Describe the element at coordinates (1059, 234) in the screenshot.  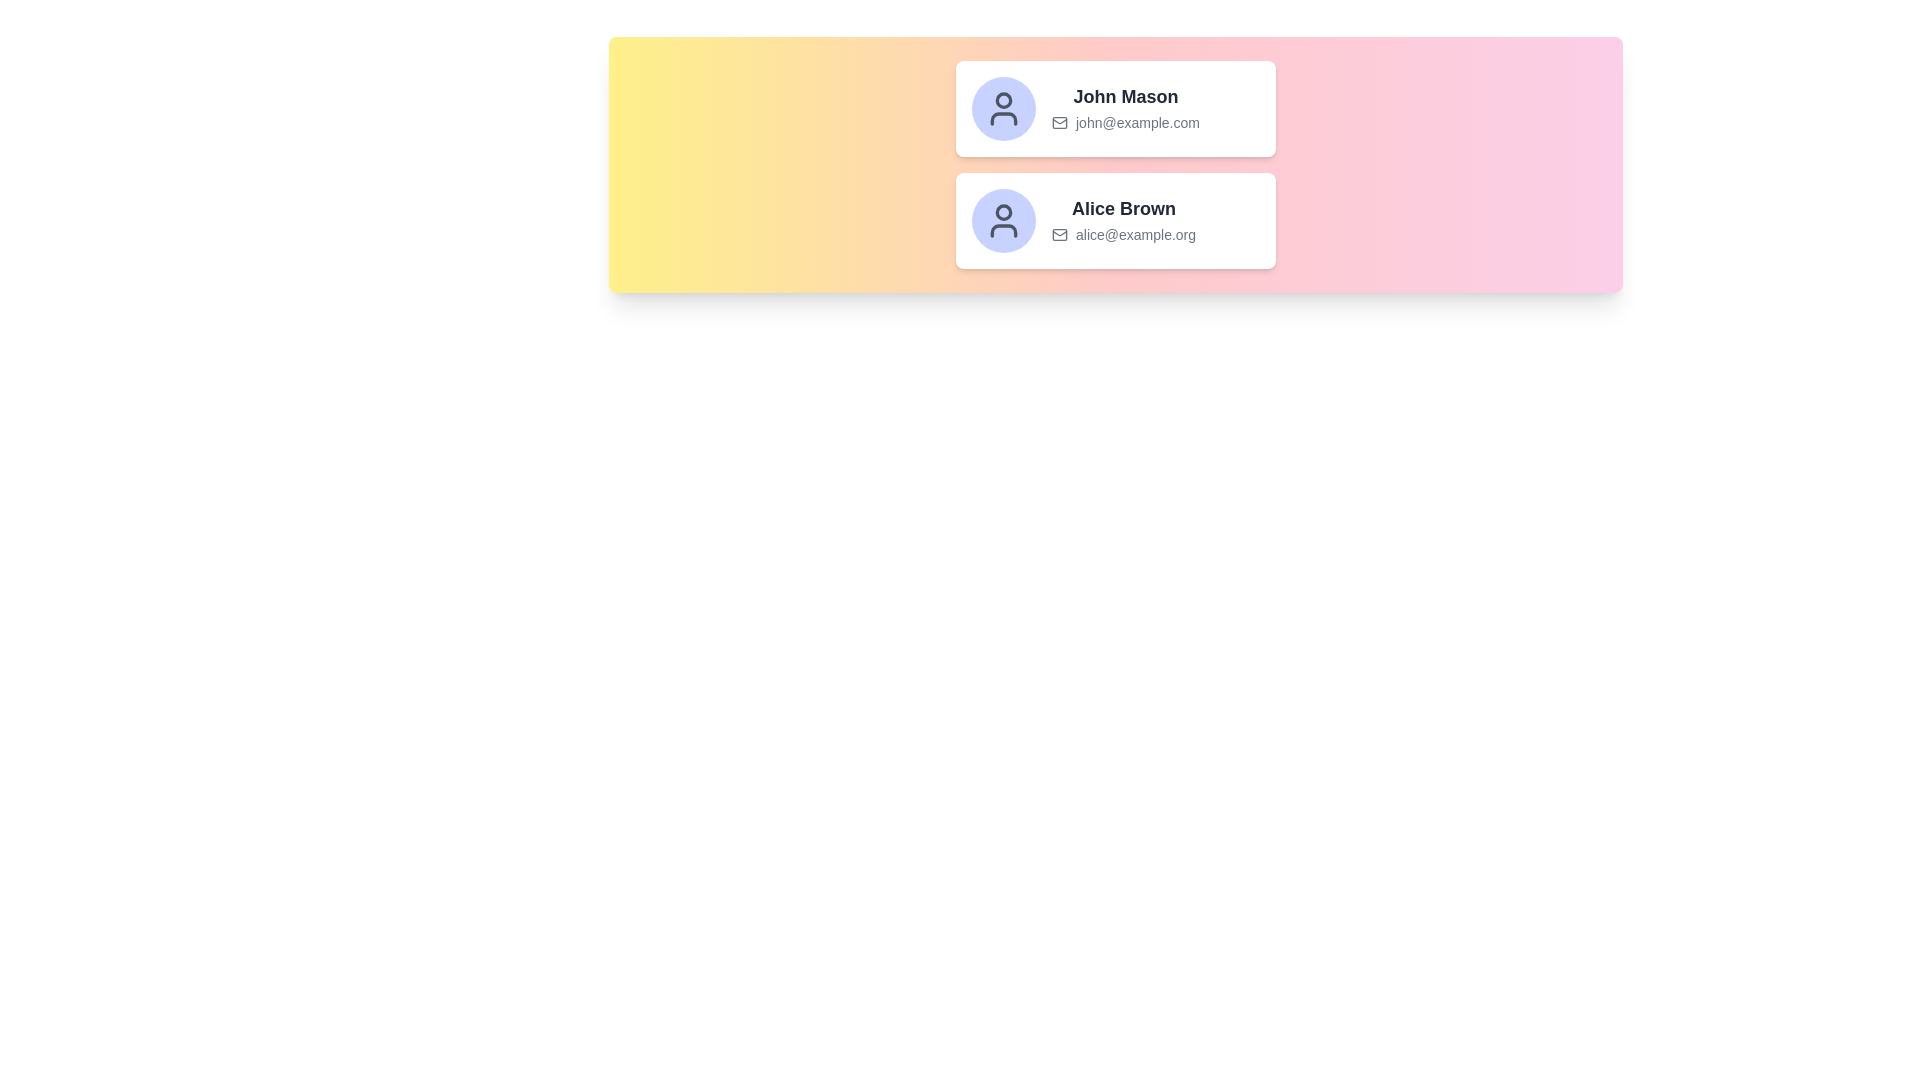
I see `the envelope icon representing email functionality located to the left of the email address 'alice@example.org' in the second contact card` at that location.